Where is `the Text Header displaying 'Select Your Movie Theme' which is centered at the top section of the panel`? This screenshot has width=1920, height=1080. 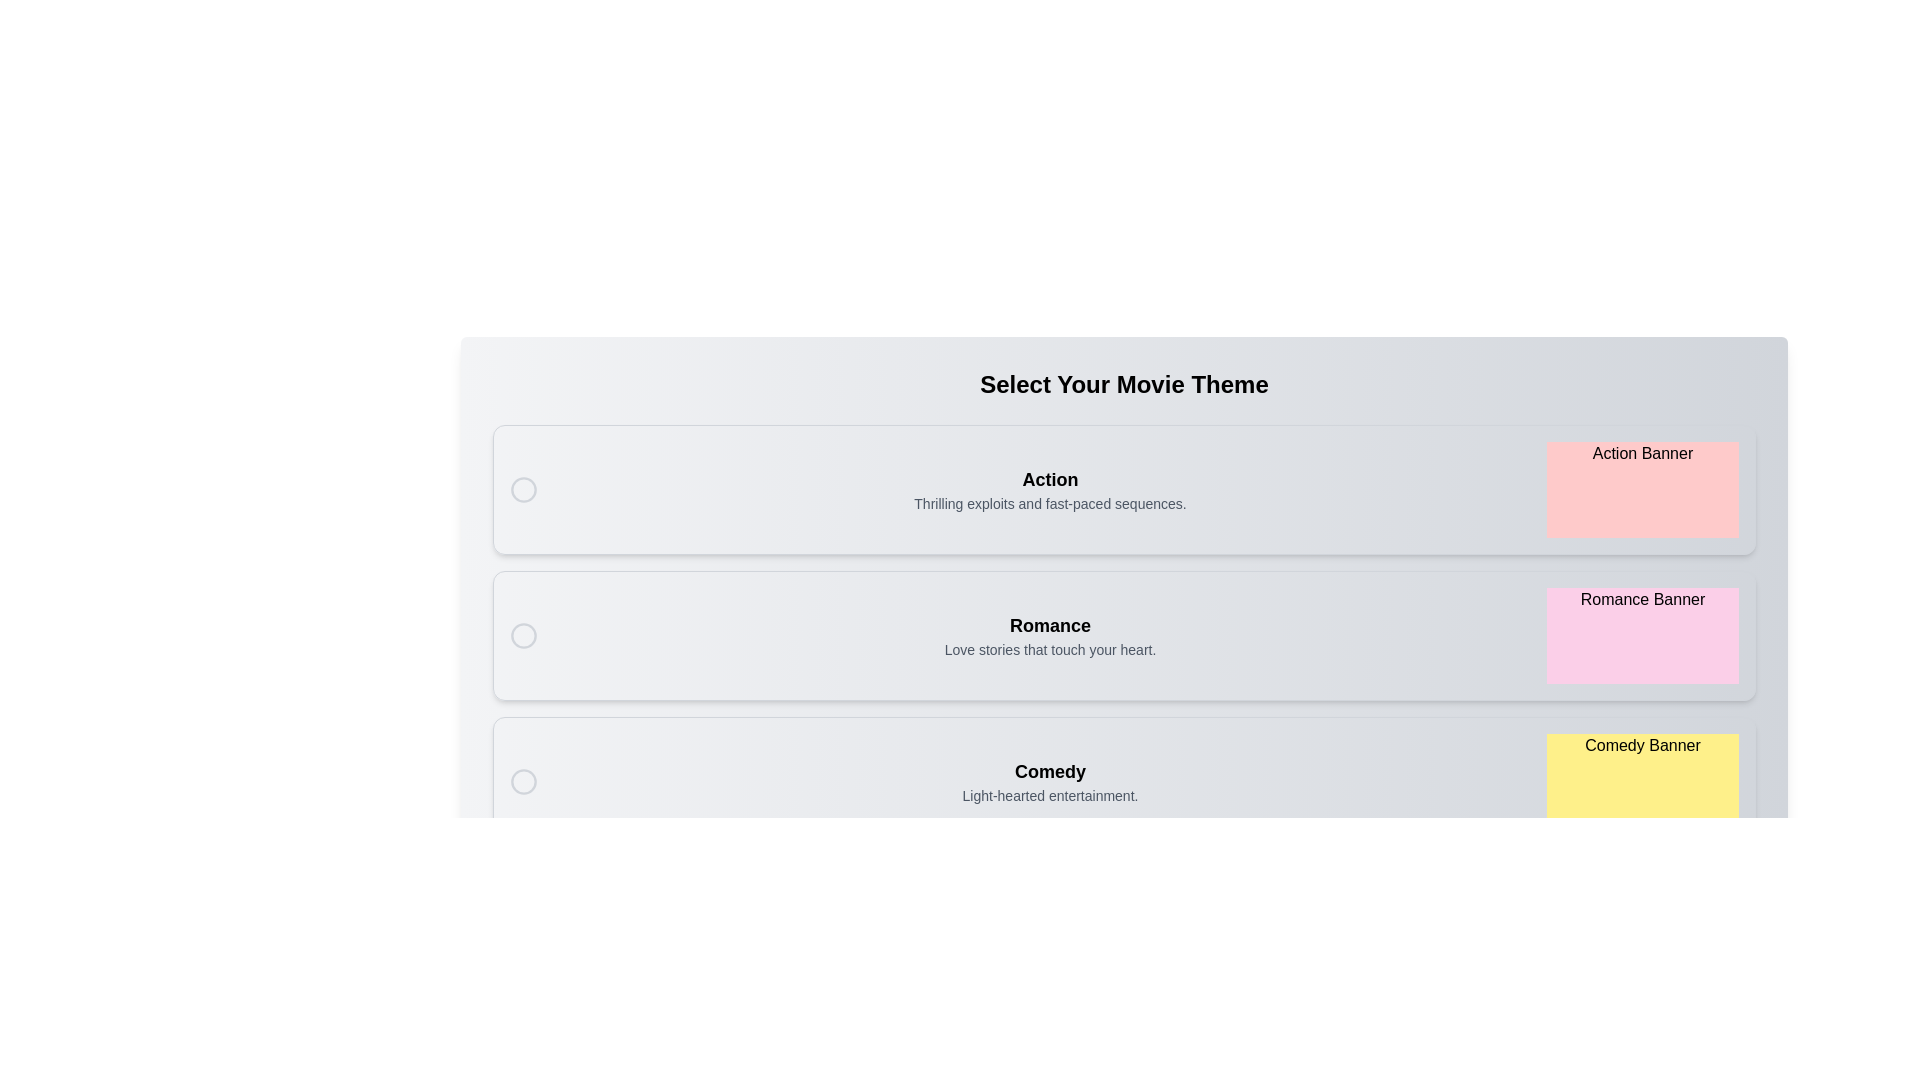 the Text Header displaying 'Select Your Movie Theme' which is centered at the top section of the panel is located at coordinates (1124, 385).